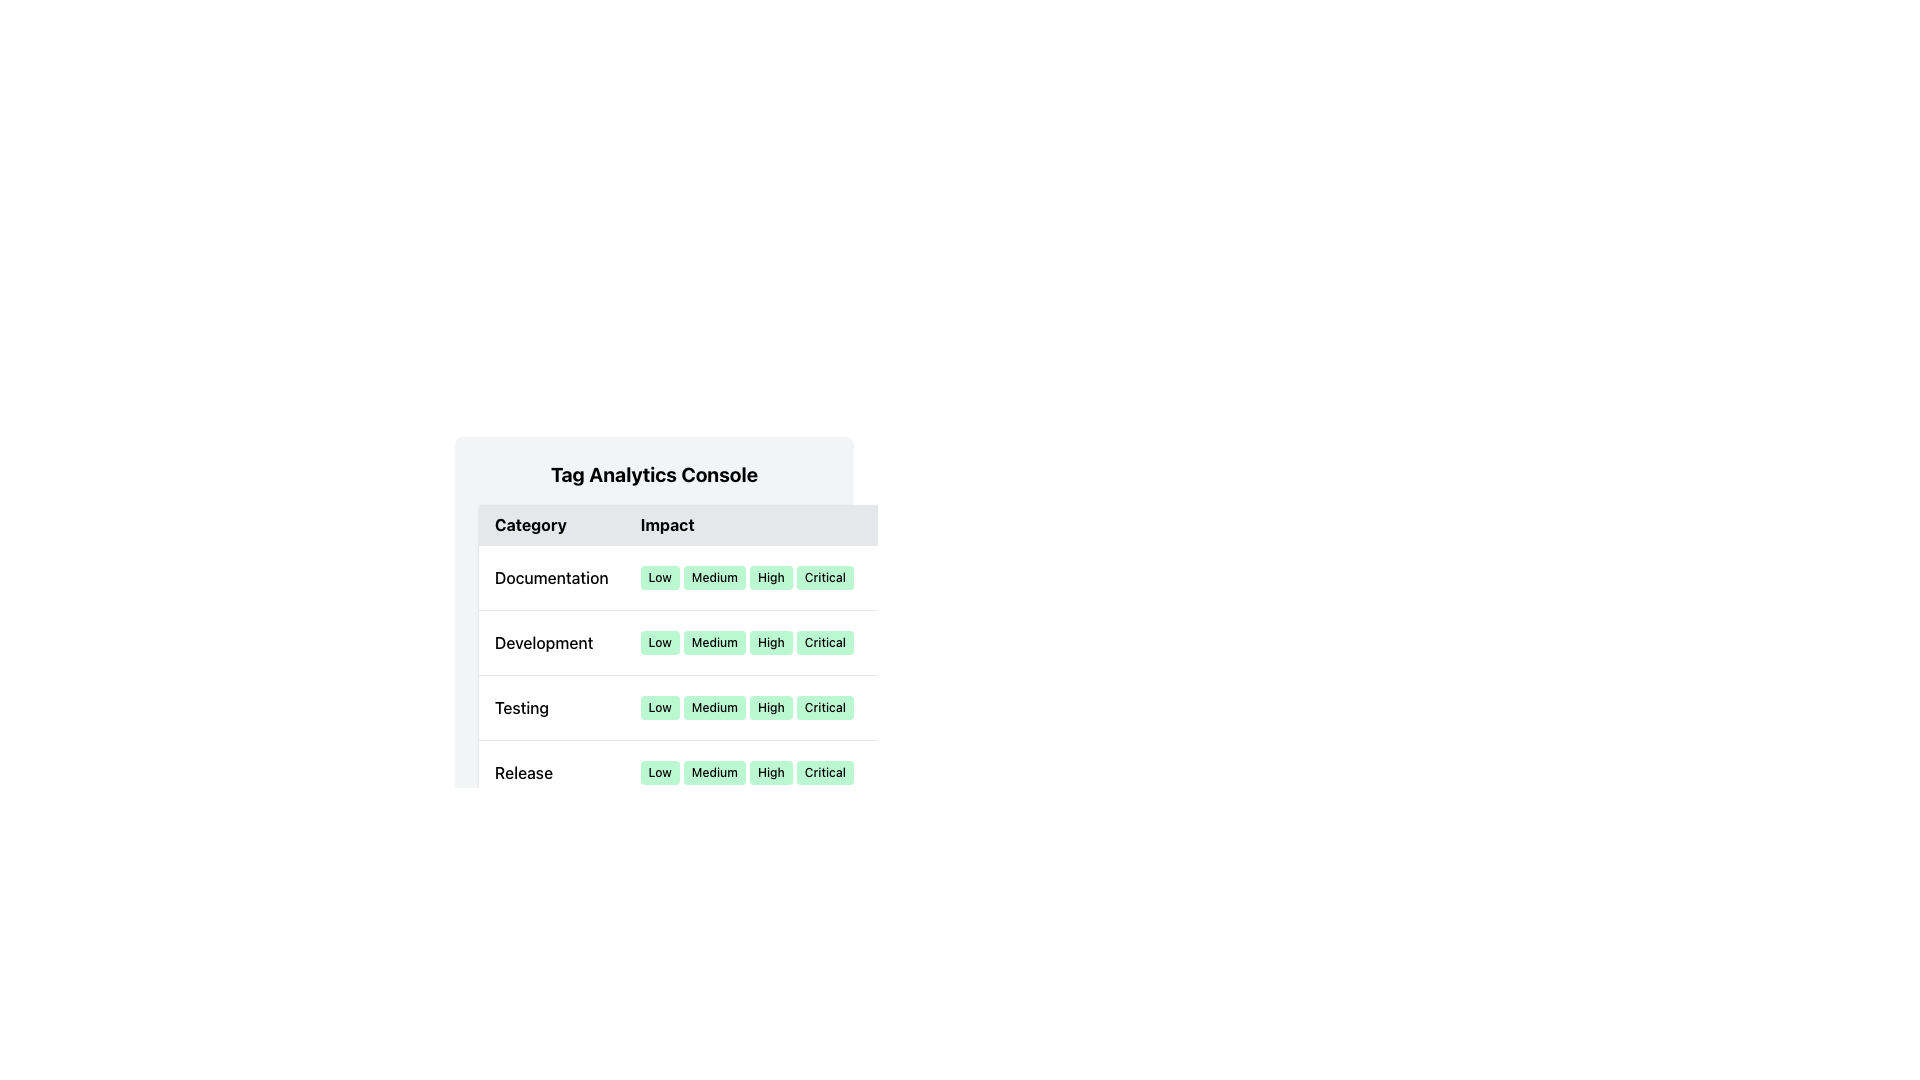 Image resolution: width=1920 pixels, height=1080 pixels. I want to click on the third row in the table under the 'Category' column labeled 'Testing', so click(719, 707).